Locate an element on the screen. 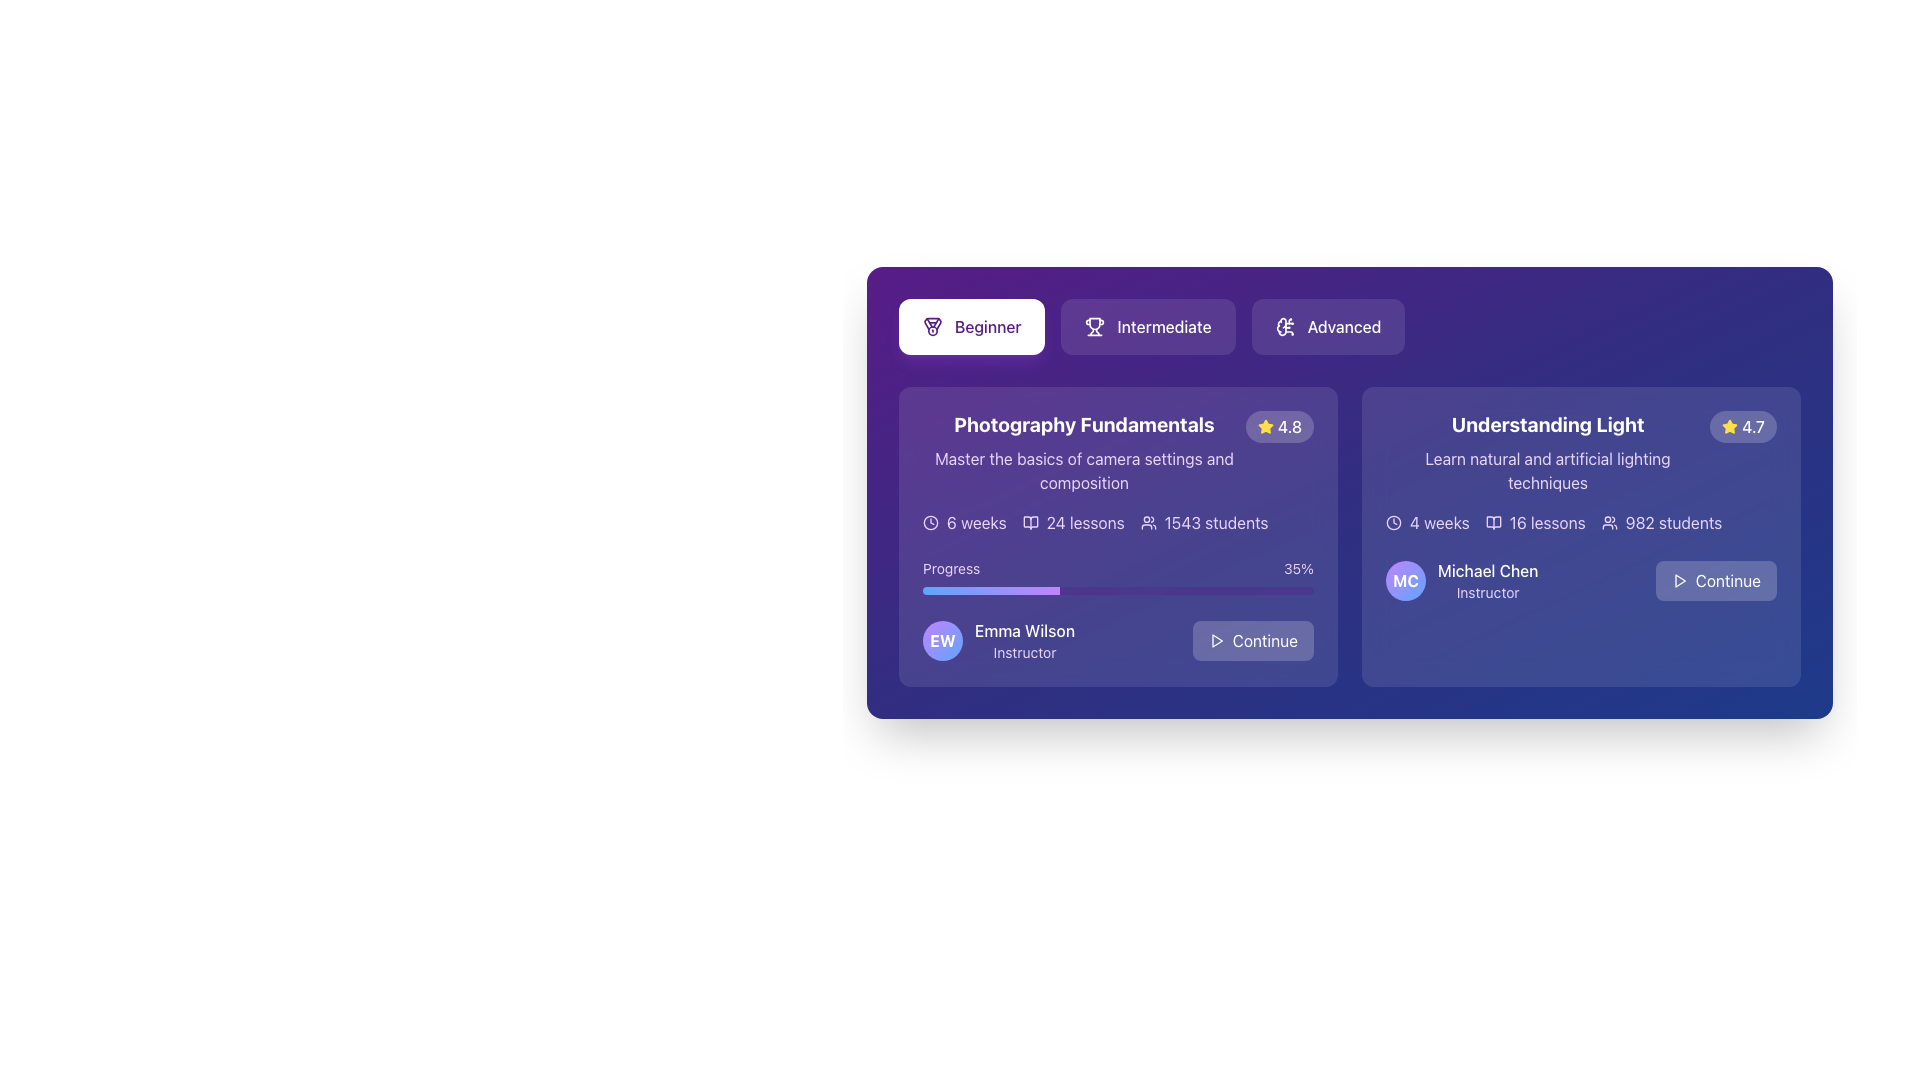 The width and height of the screenshot is (1920, 1080). the Content Header with Rating Badge that includes the heading 'Photography Fundamentals' and its rating badge displaying '4.8' is located at coordinates (1117, 452).